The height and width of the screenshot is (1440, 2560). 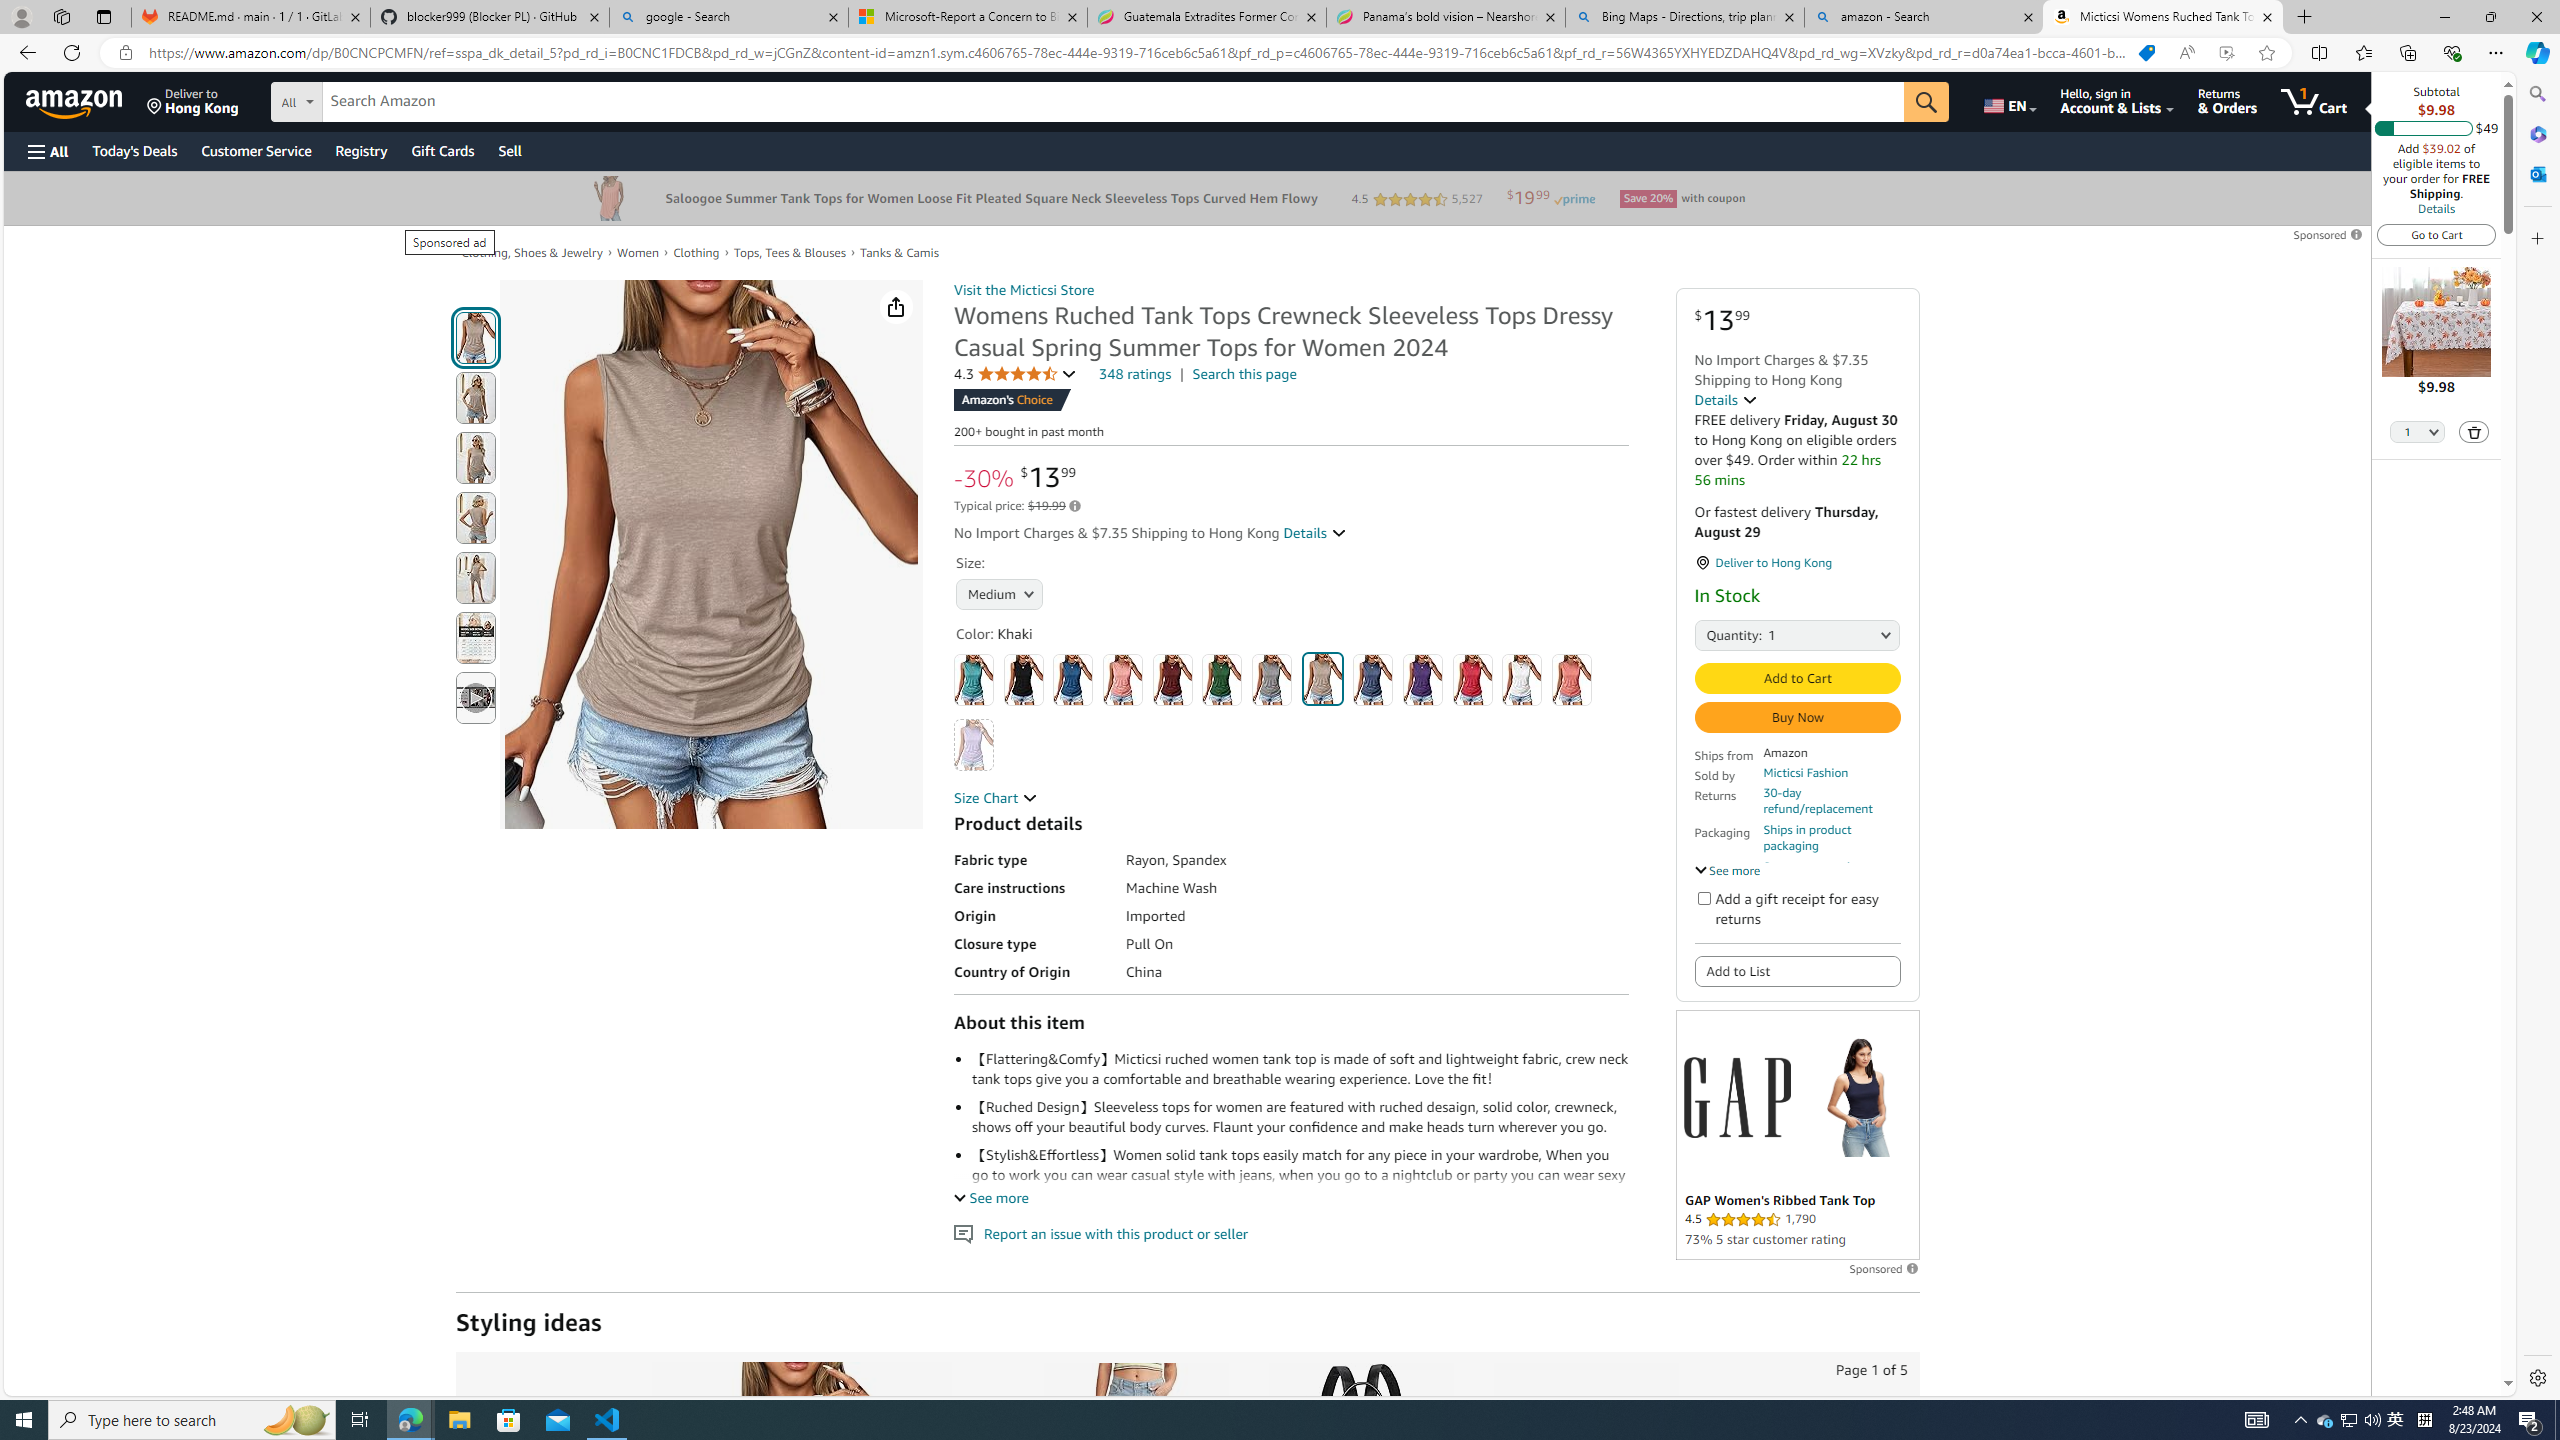 I want to click on 'Add to Cart', so click(x=1797, y=677).